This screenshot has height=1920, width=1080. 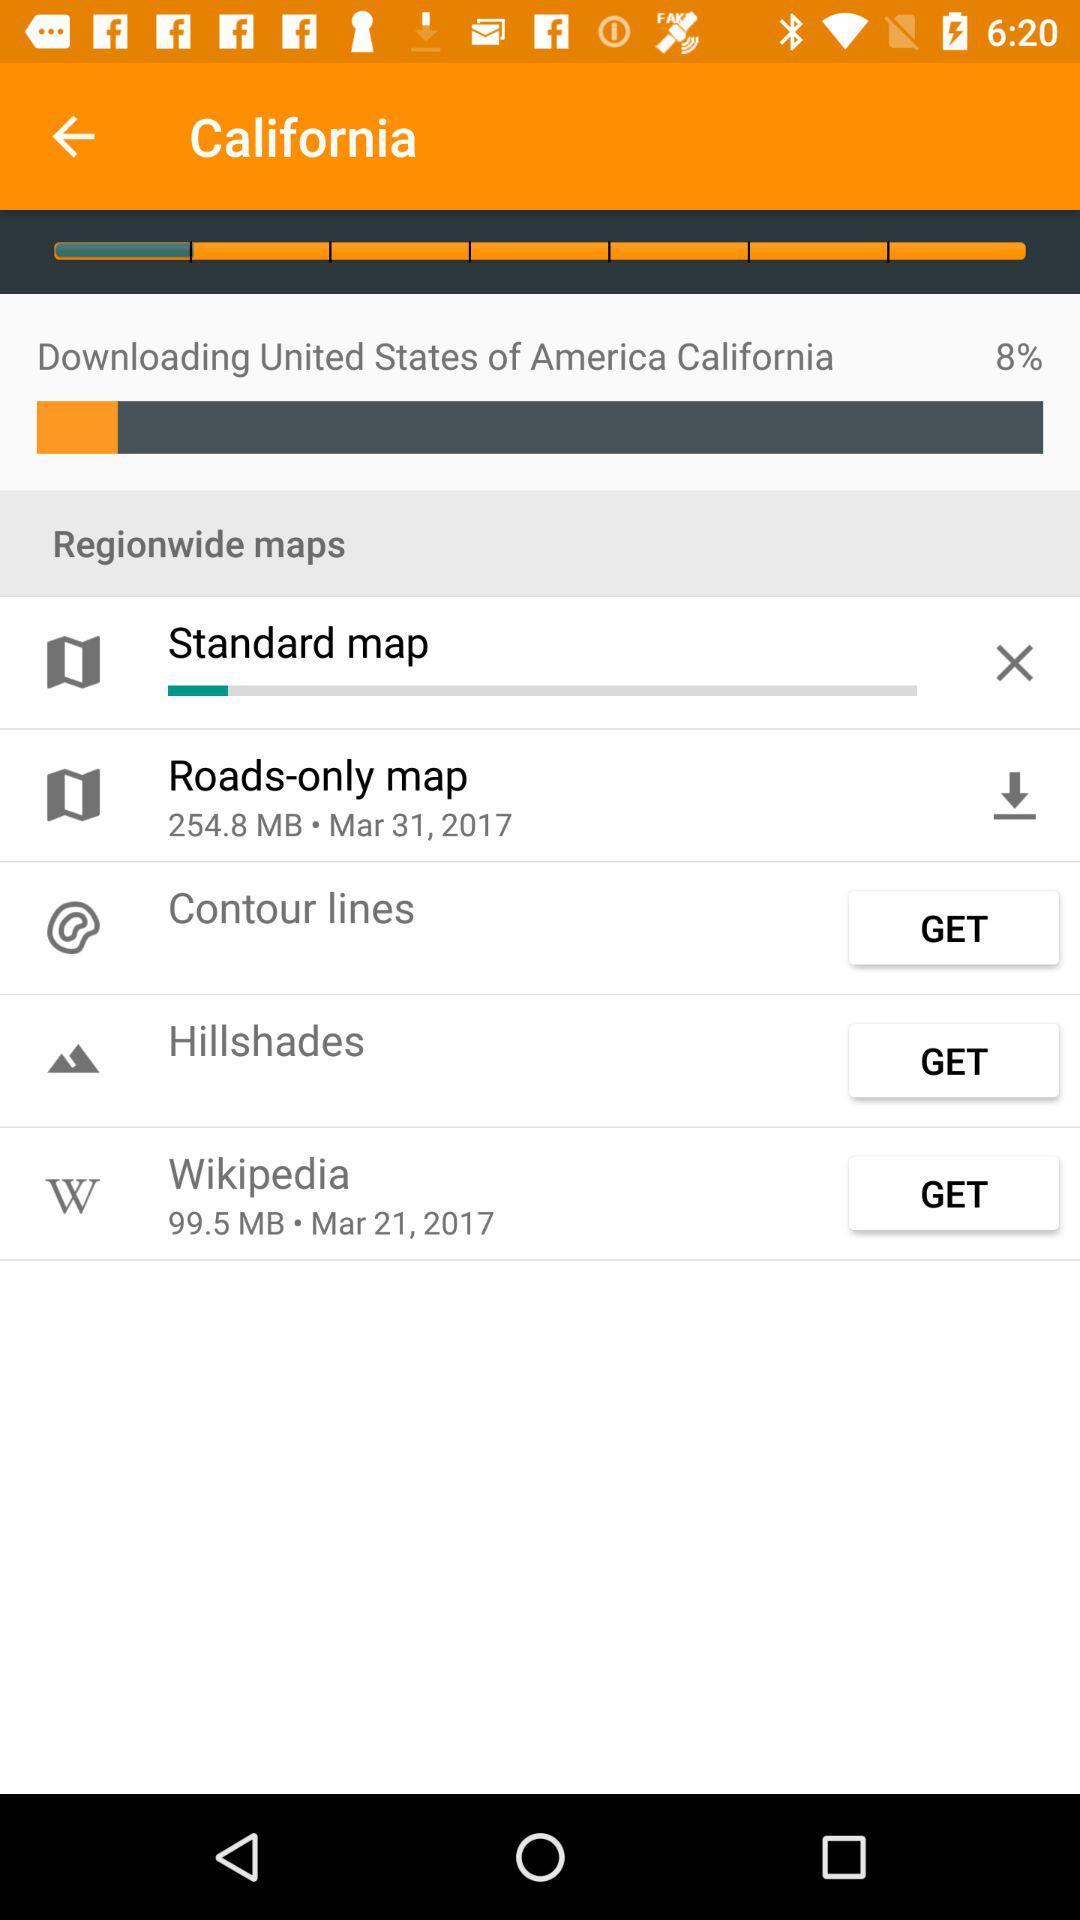 I want to click on the item above the get icon, so click(x=1014, y=794).